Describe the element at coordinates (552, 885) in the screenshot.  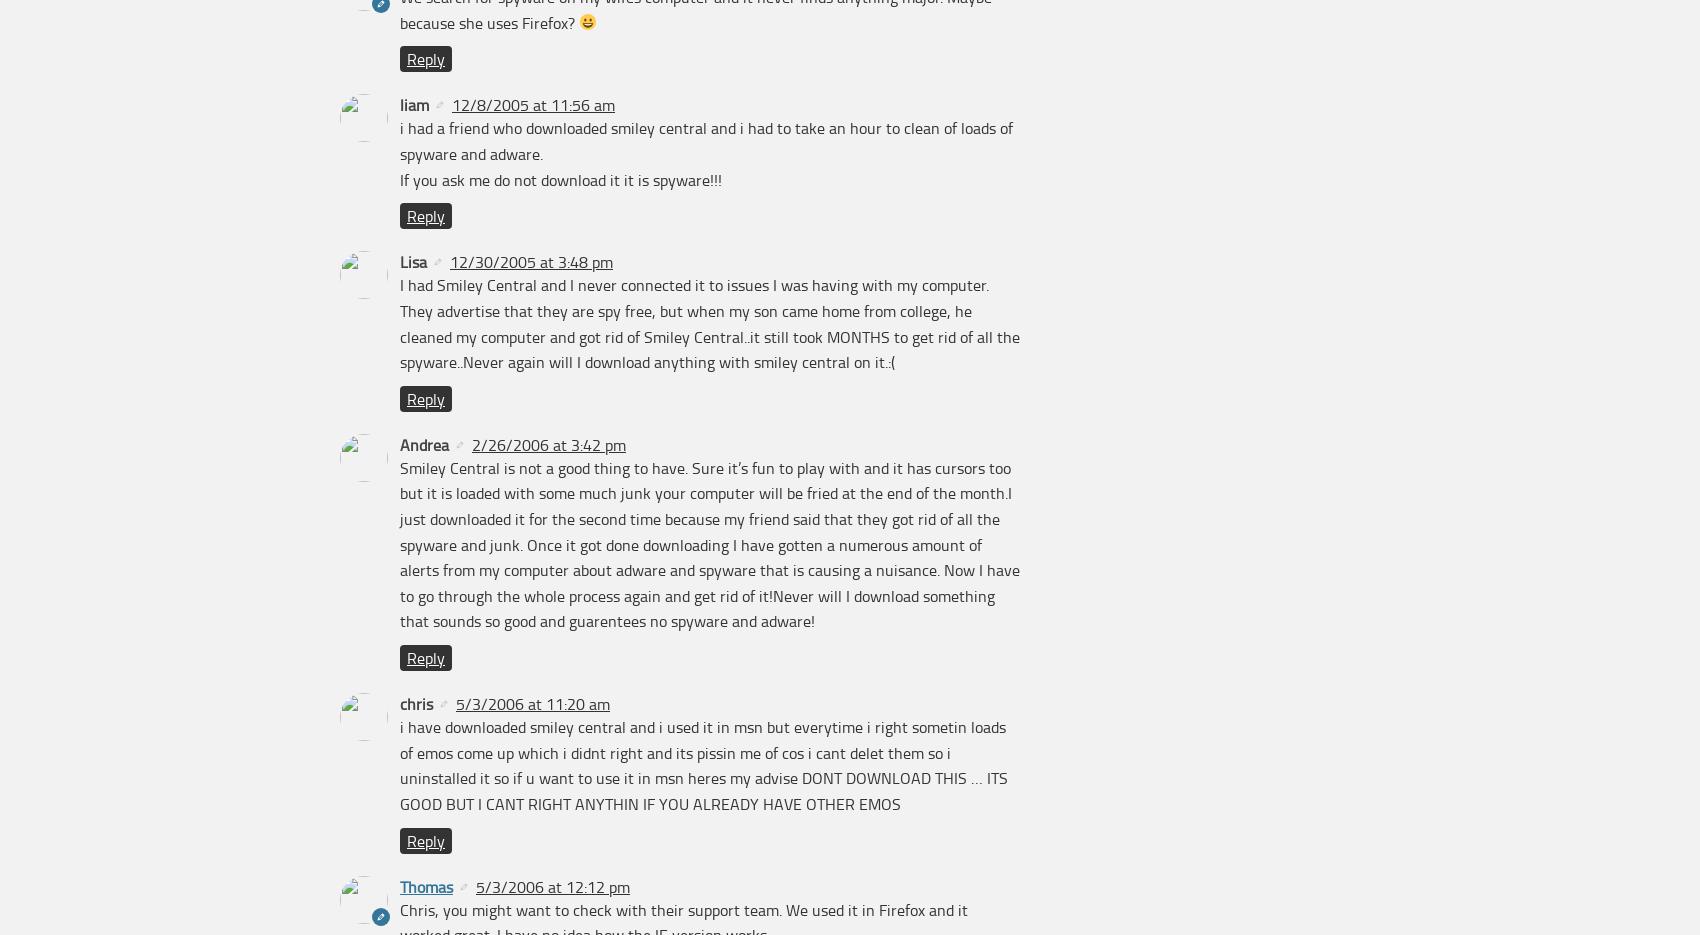
I see `'5/3/2006 at 12:12 pm'` at that location.